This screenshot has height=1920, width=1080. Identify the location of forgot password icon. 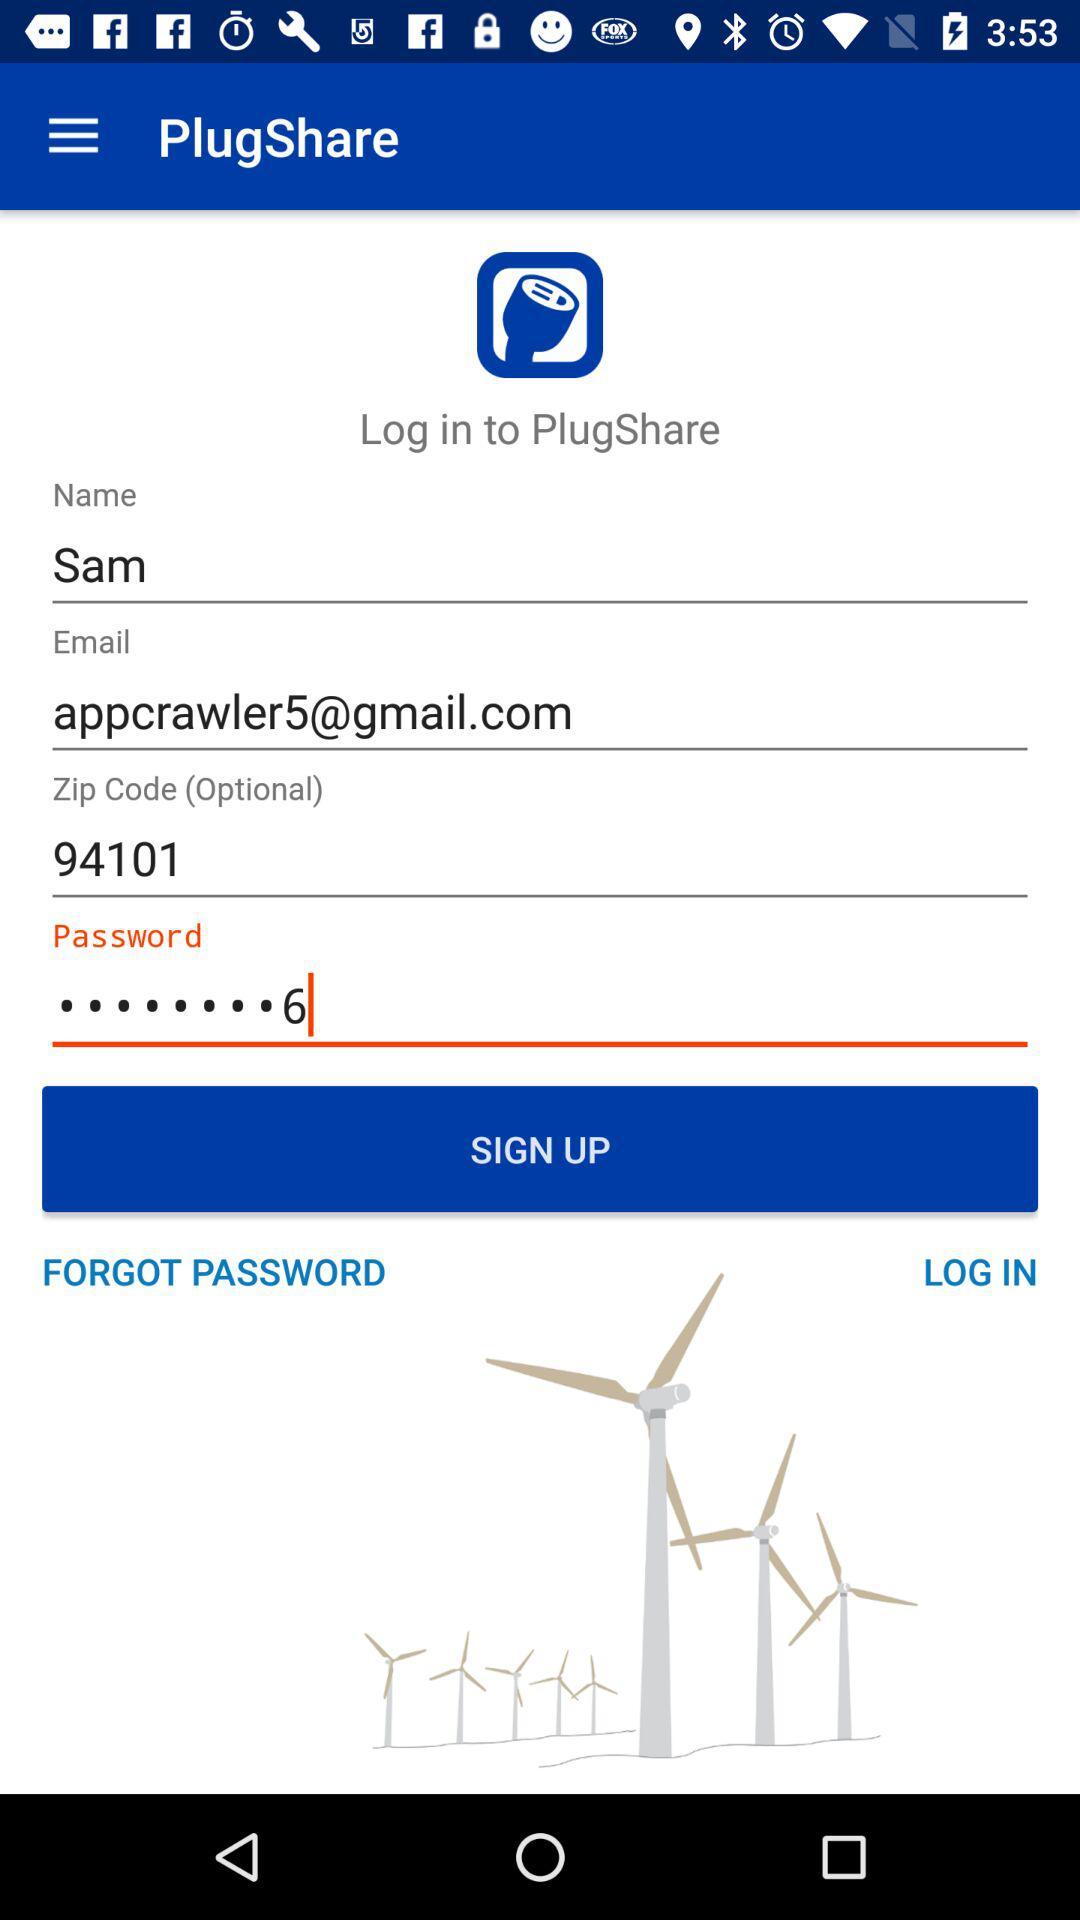
(224, 1270).